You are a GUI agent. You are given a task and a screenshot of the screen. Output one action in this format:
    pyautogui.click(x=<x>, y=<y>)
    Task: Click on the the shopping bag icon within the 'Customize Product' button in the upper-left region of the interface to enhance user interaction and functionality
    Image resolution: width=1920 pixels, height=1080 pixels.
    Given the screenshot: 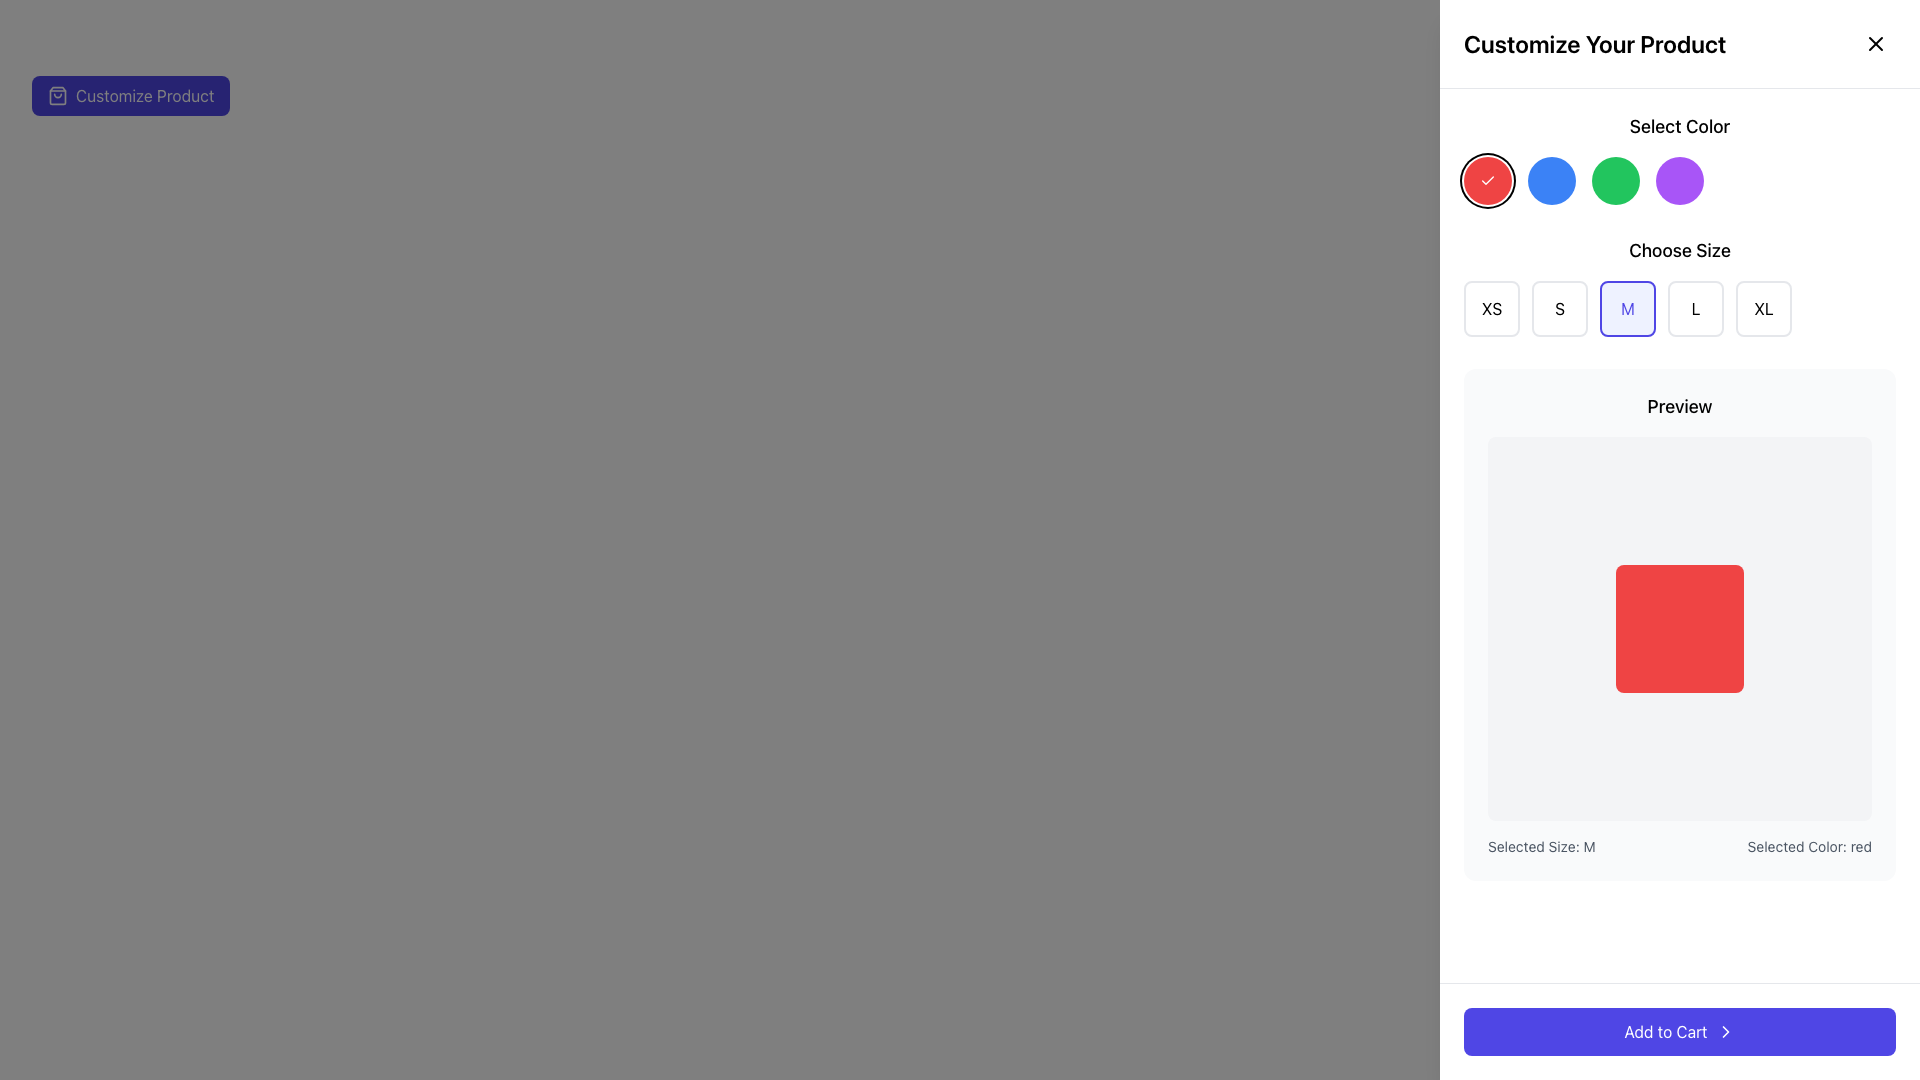 What is the action you would take?
    pyautogui.click(x=57, y=96)
    